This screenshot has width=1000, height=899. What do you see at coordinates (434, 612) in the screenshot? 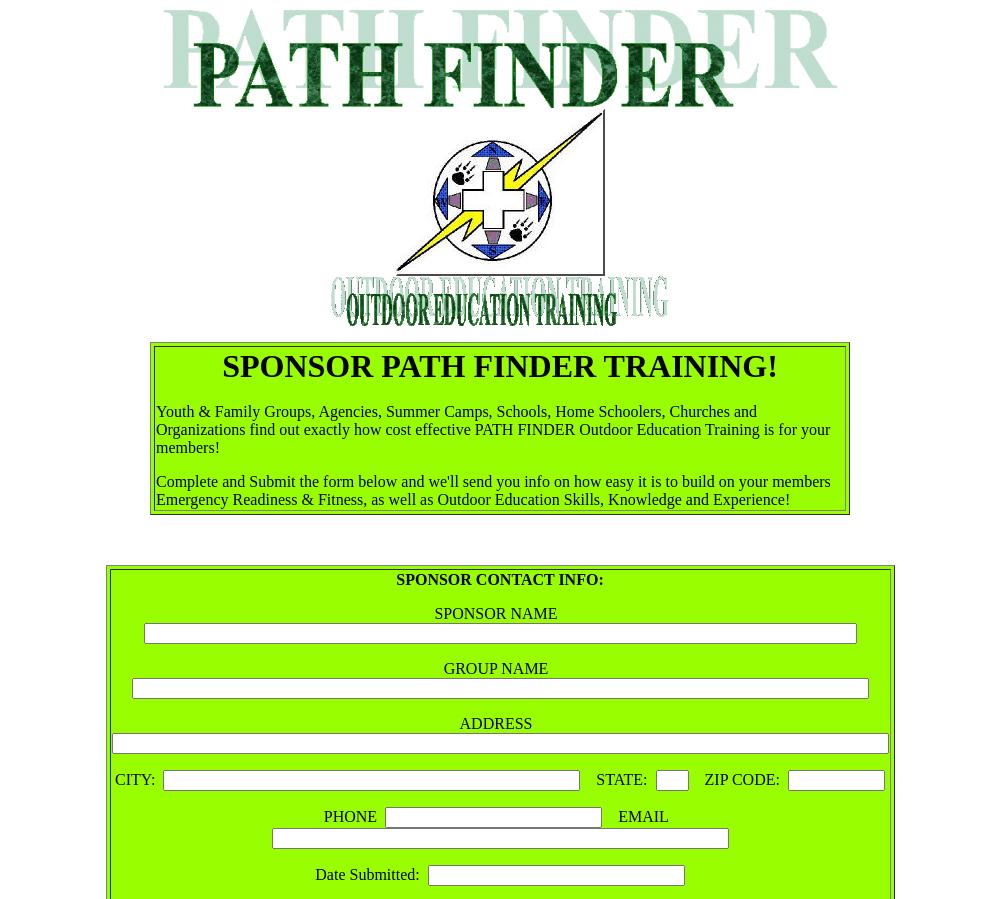
I see `'SPONSOR NAME'` at bounding box center [434, 612].